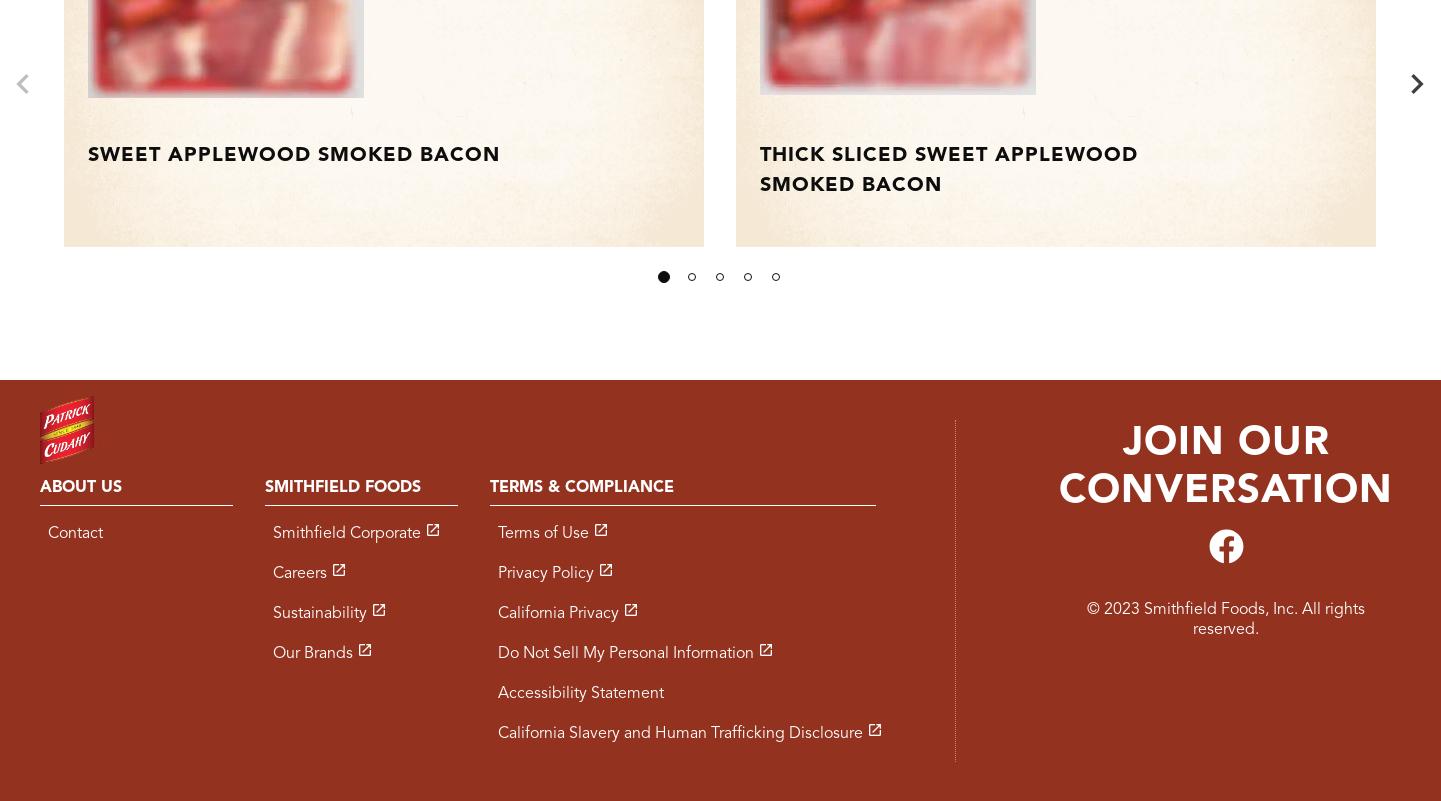 The image size is (1441, 801). I want to click on 'About Us', so click(80, 486).